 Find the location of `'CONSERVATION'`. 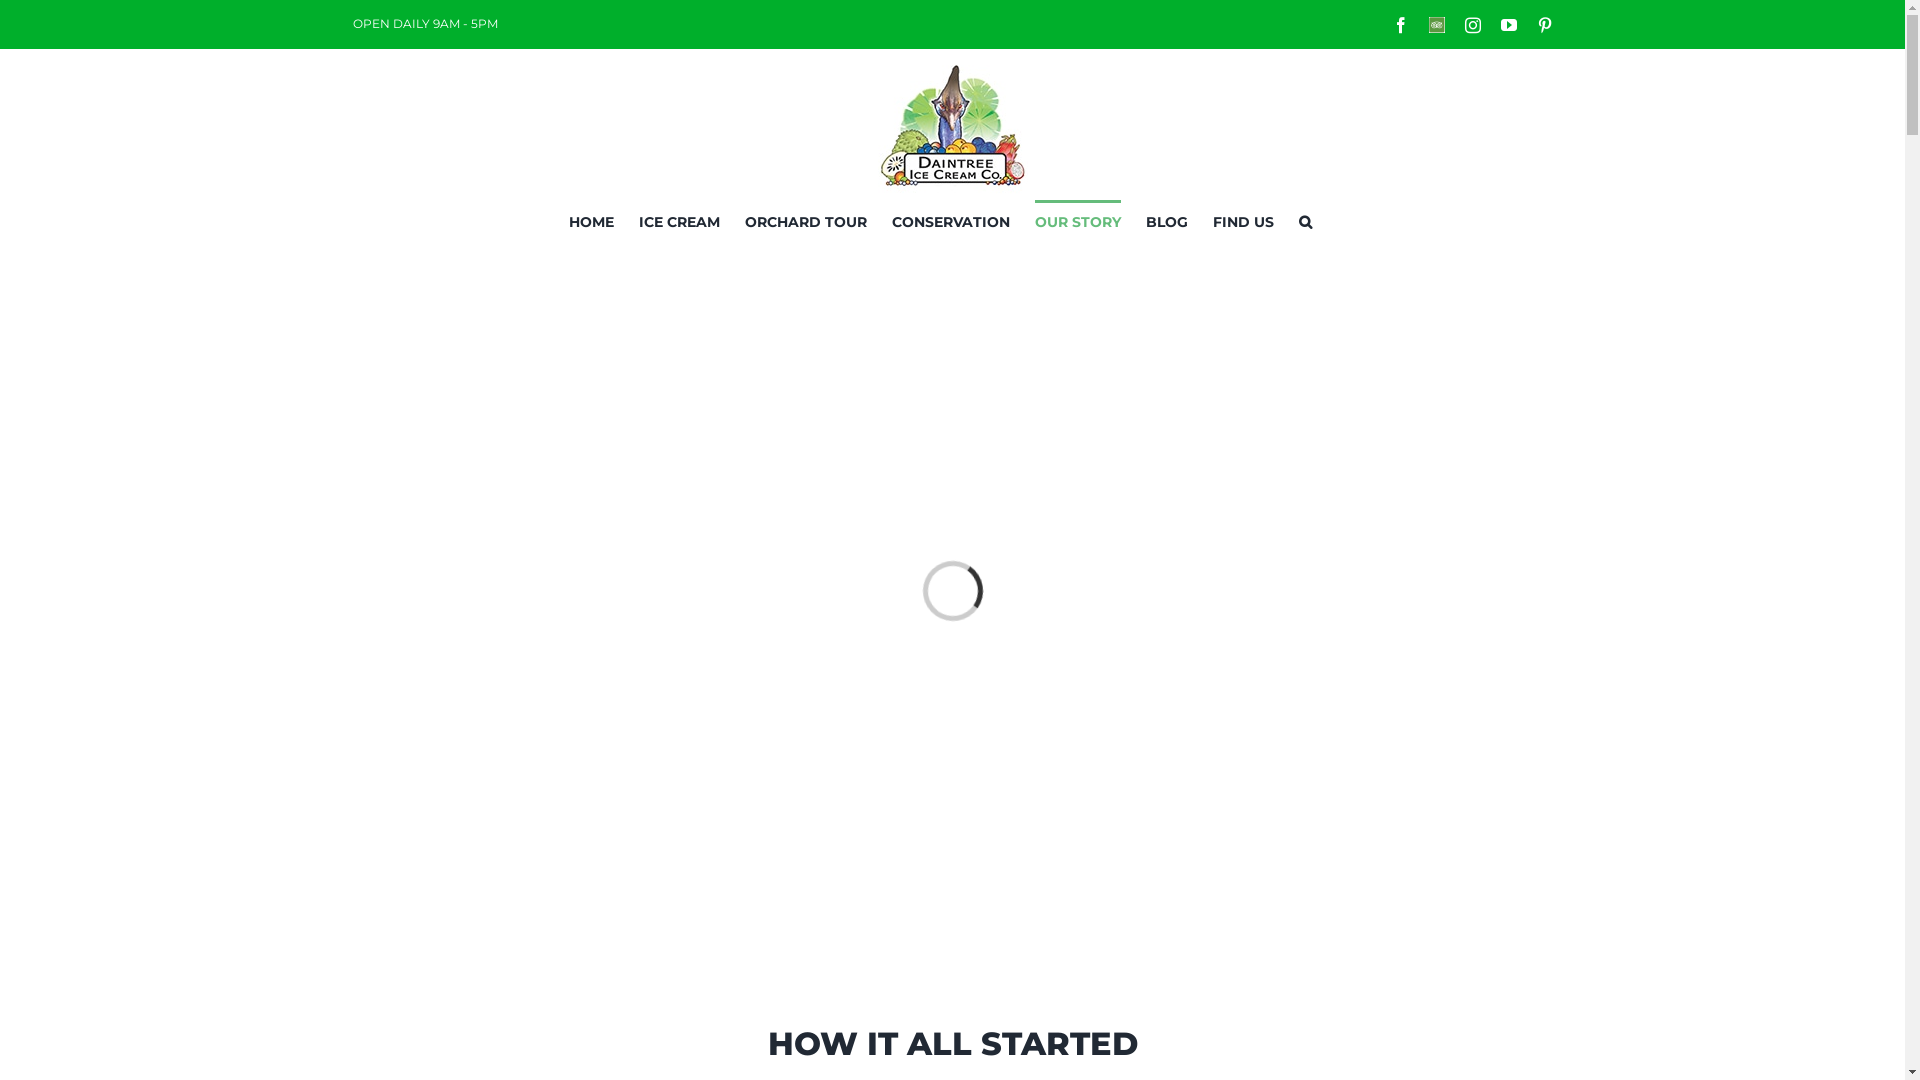

'CONSERVATION' is located at coordinates (891, 219).